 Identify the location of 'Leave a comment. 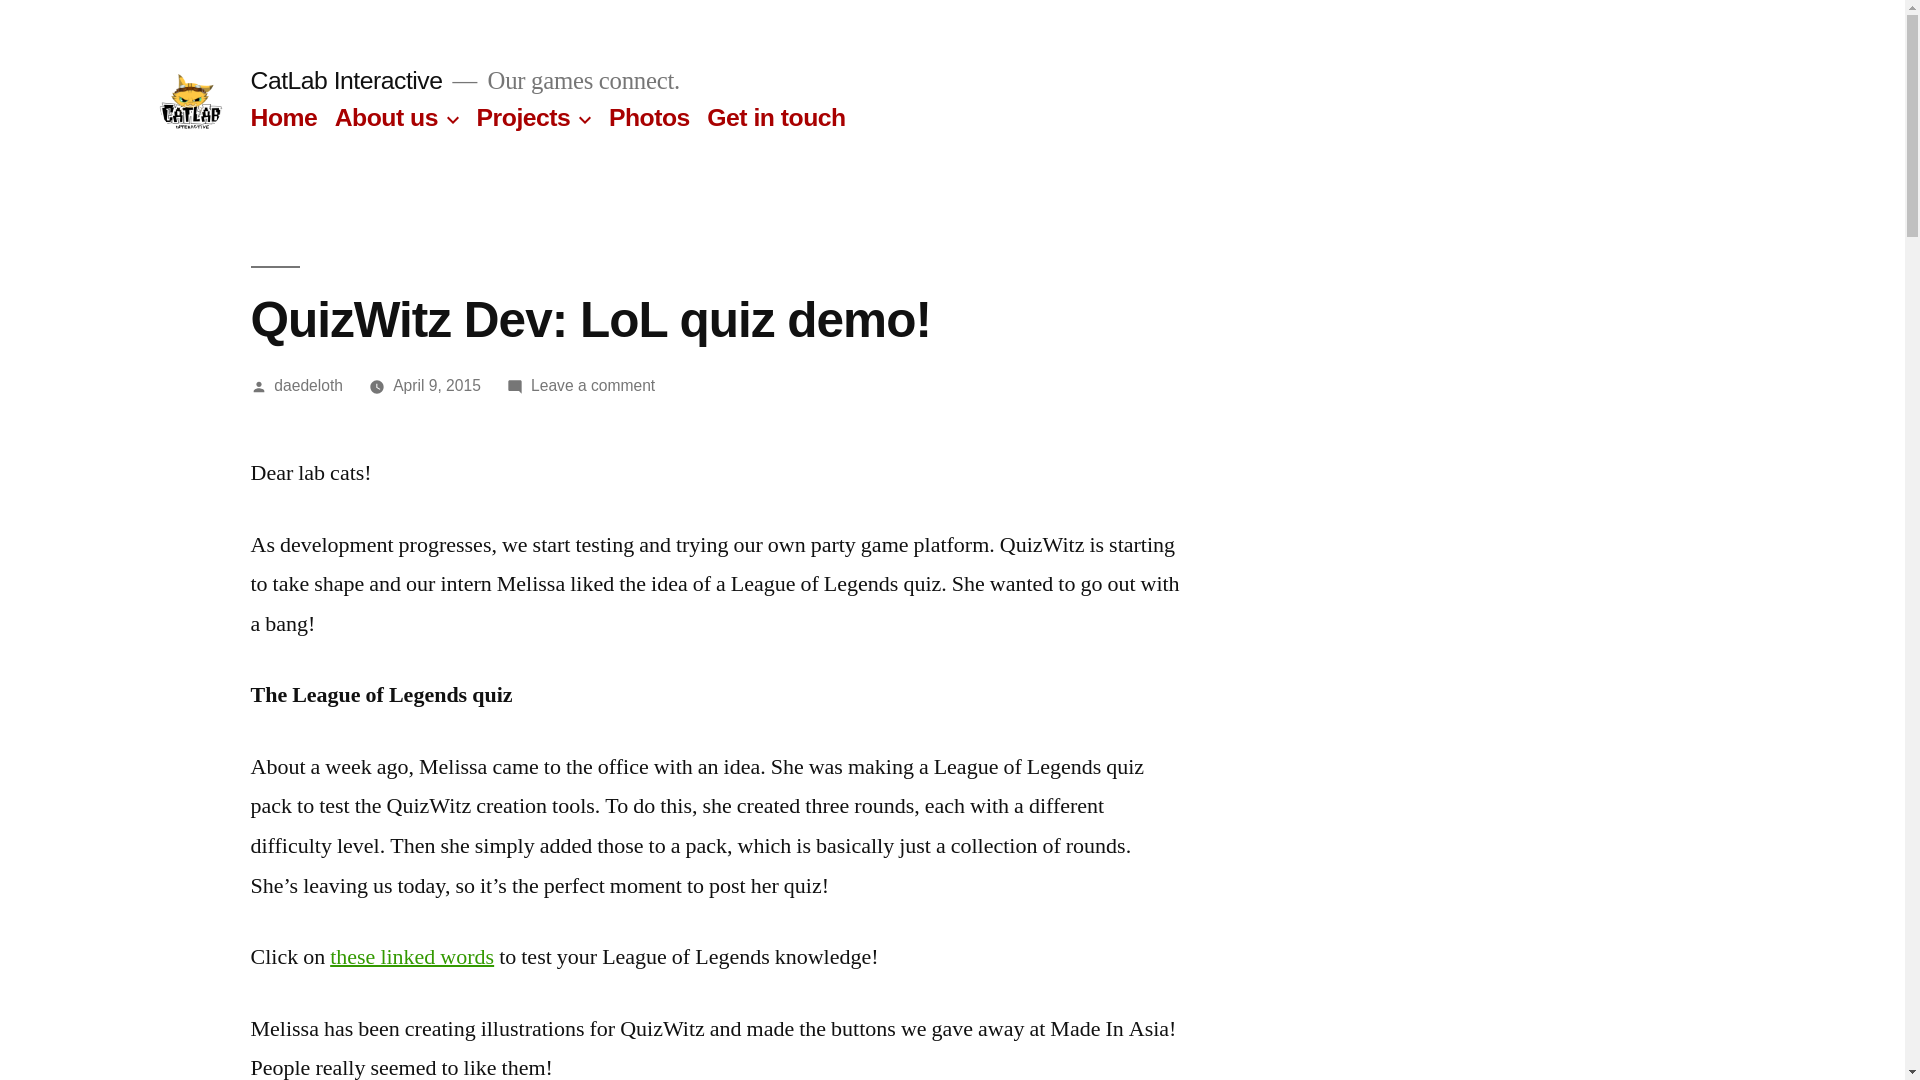
(531, 385).